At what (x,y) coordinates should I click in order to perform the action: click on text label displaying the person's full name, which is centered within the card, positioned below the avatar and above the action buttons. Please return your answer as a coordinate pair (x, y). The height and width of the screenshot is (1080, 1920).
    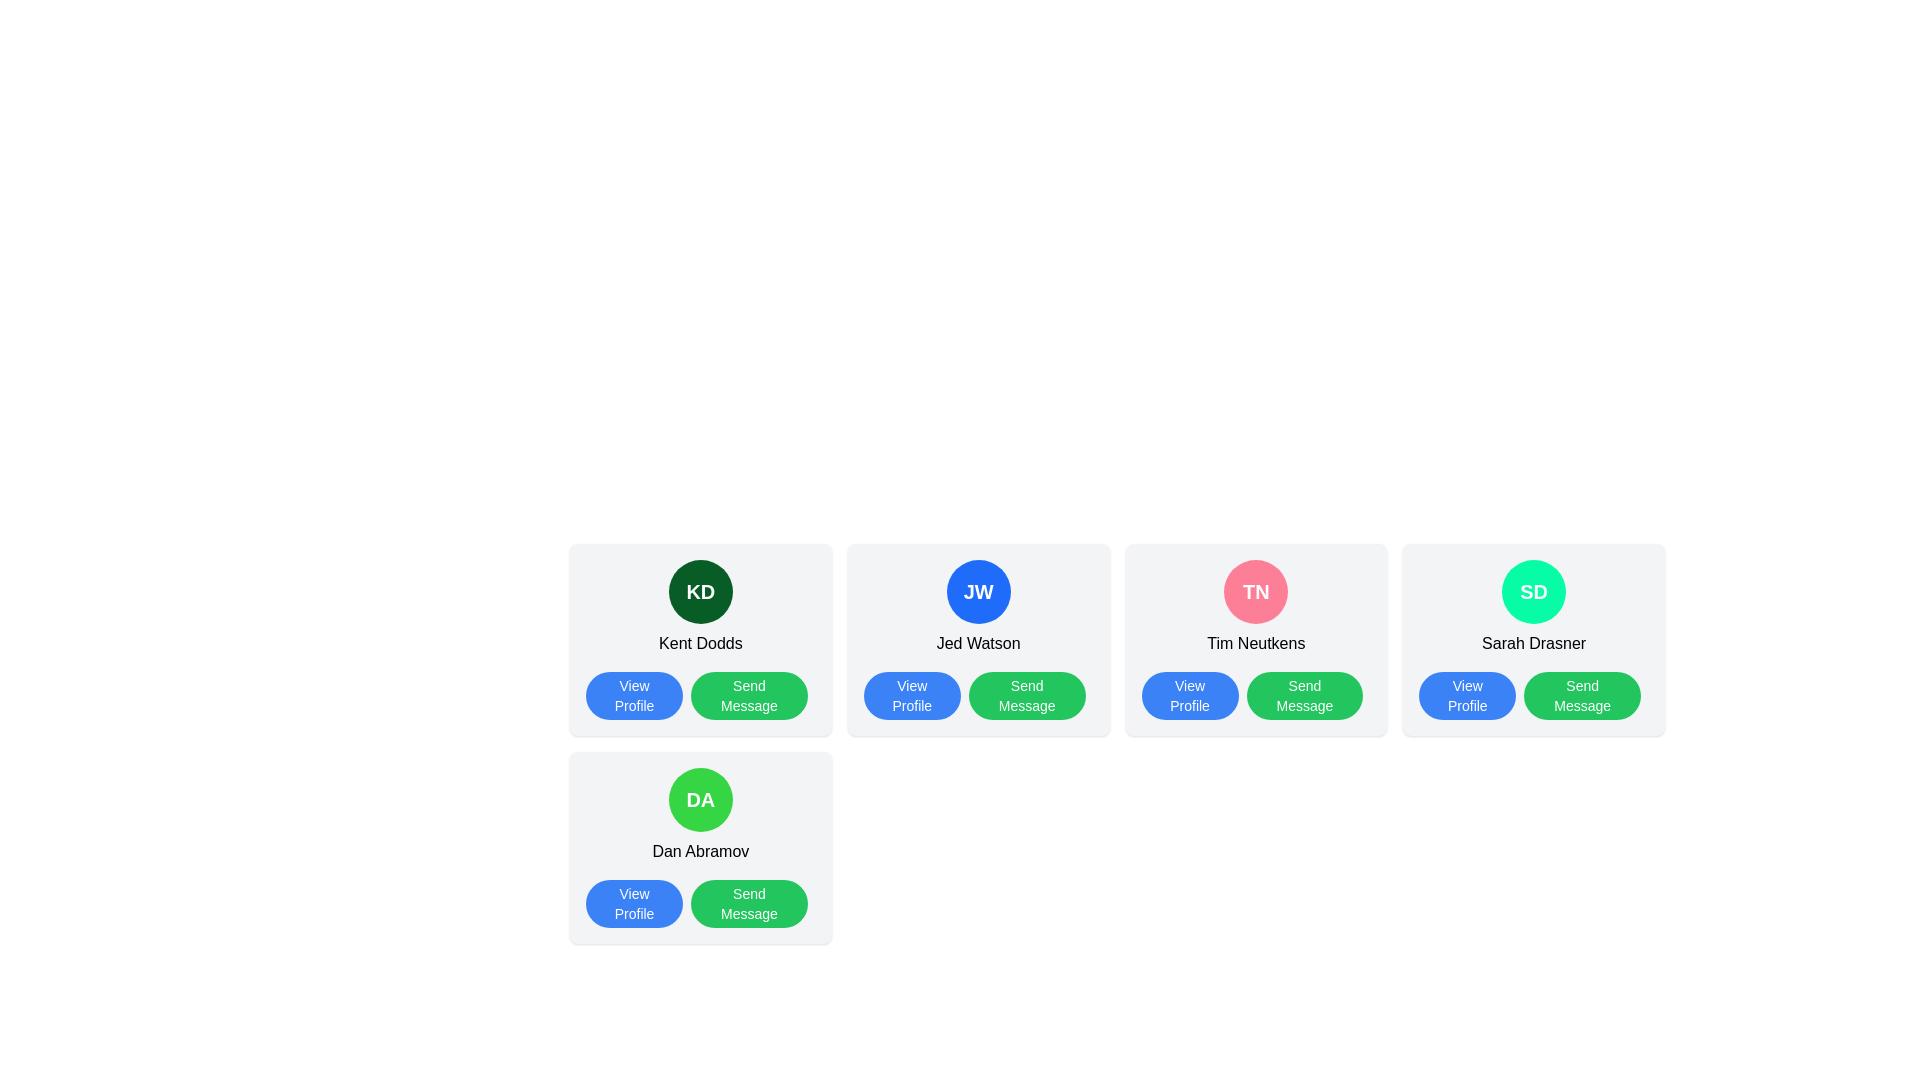
    Looking at the image, I should click on (700, 852).